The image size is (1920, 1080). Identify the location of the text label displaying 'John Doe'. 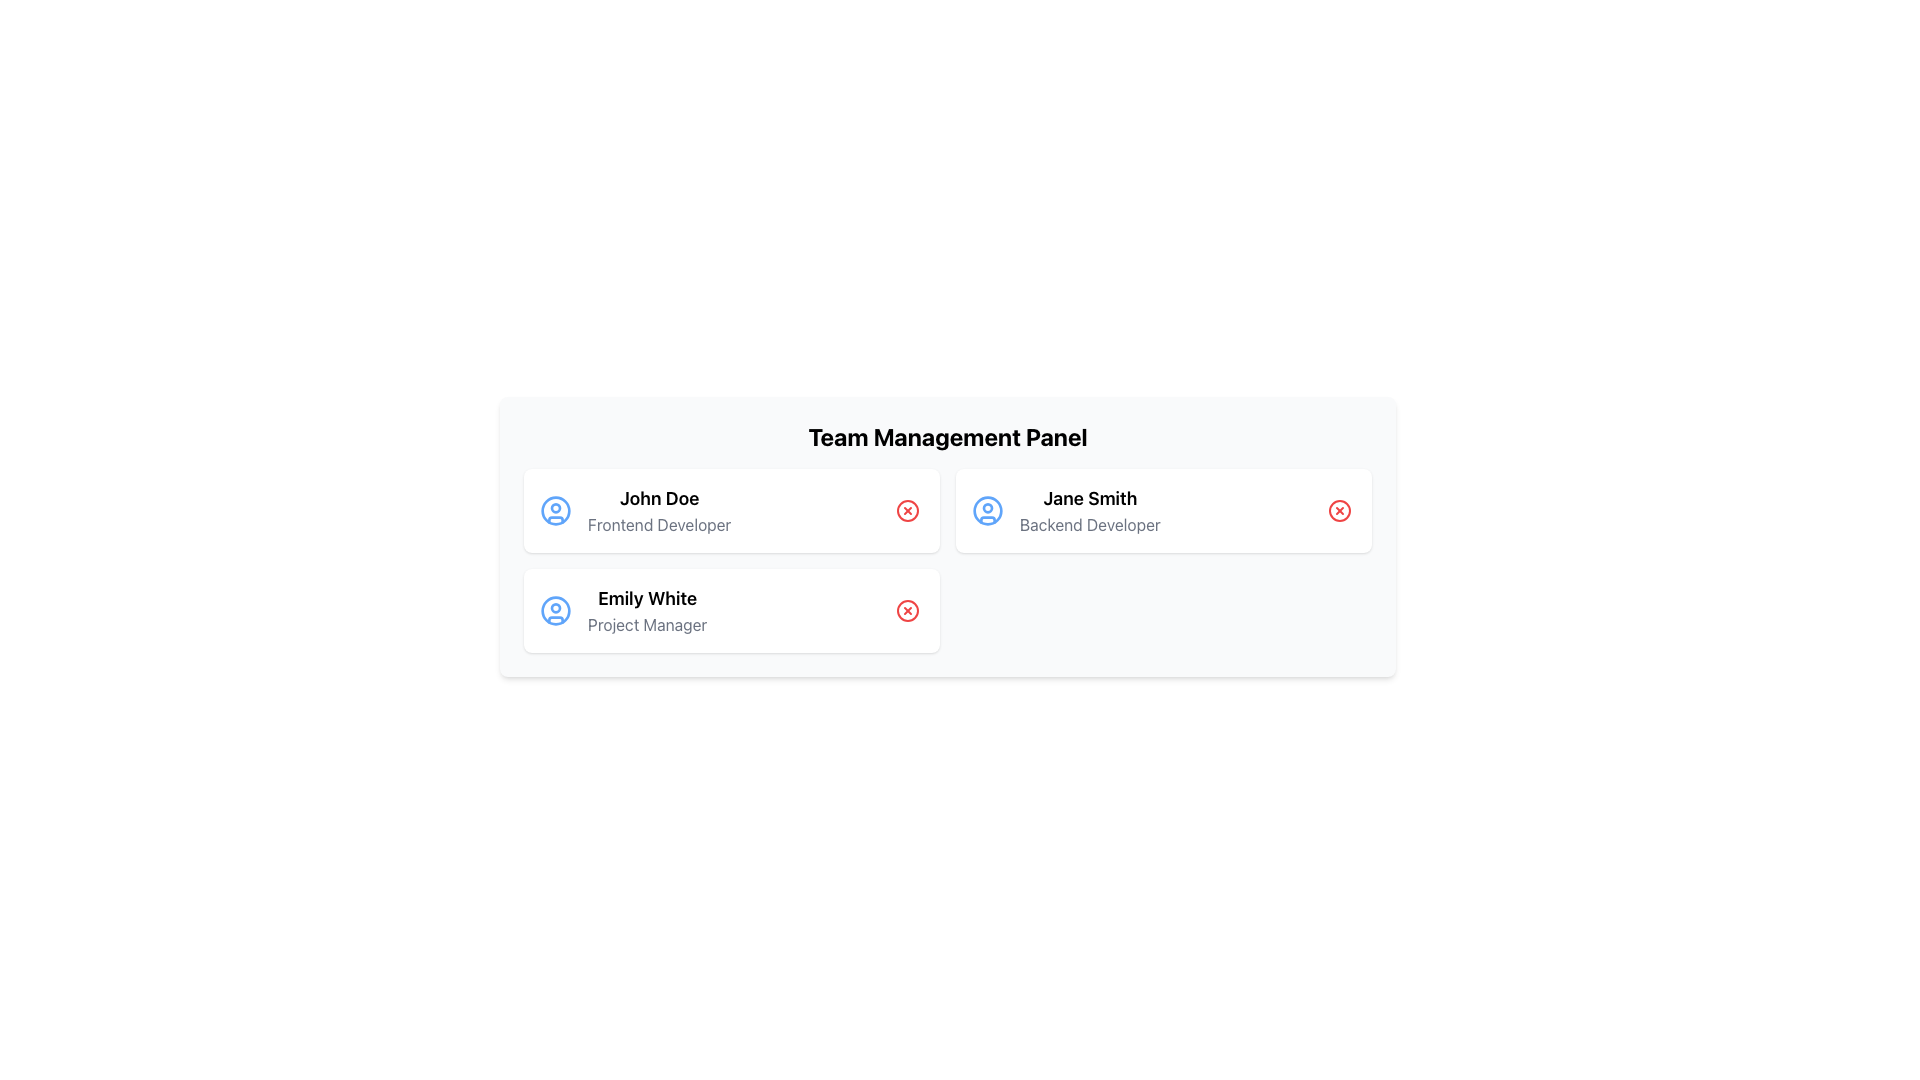
(659, 509).